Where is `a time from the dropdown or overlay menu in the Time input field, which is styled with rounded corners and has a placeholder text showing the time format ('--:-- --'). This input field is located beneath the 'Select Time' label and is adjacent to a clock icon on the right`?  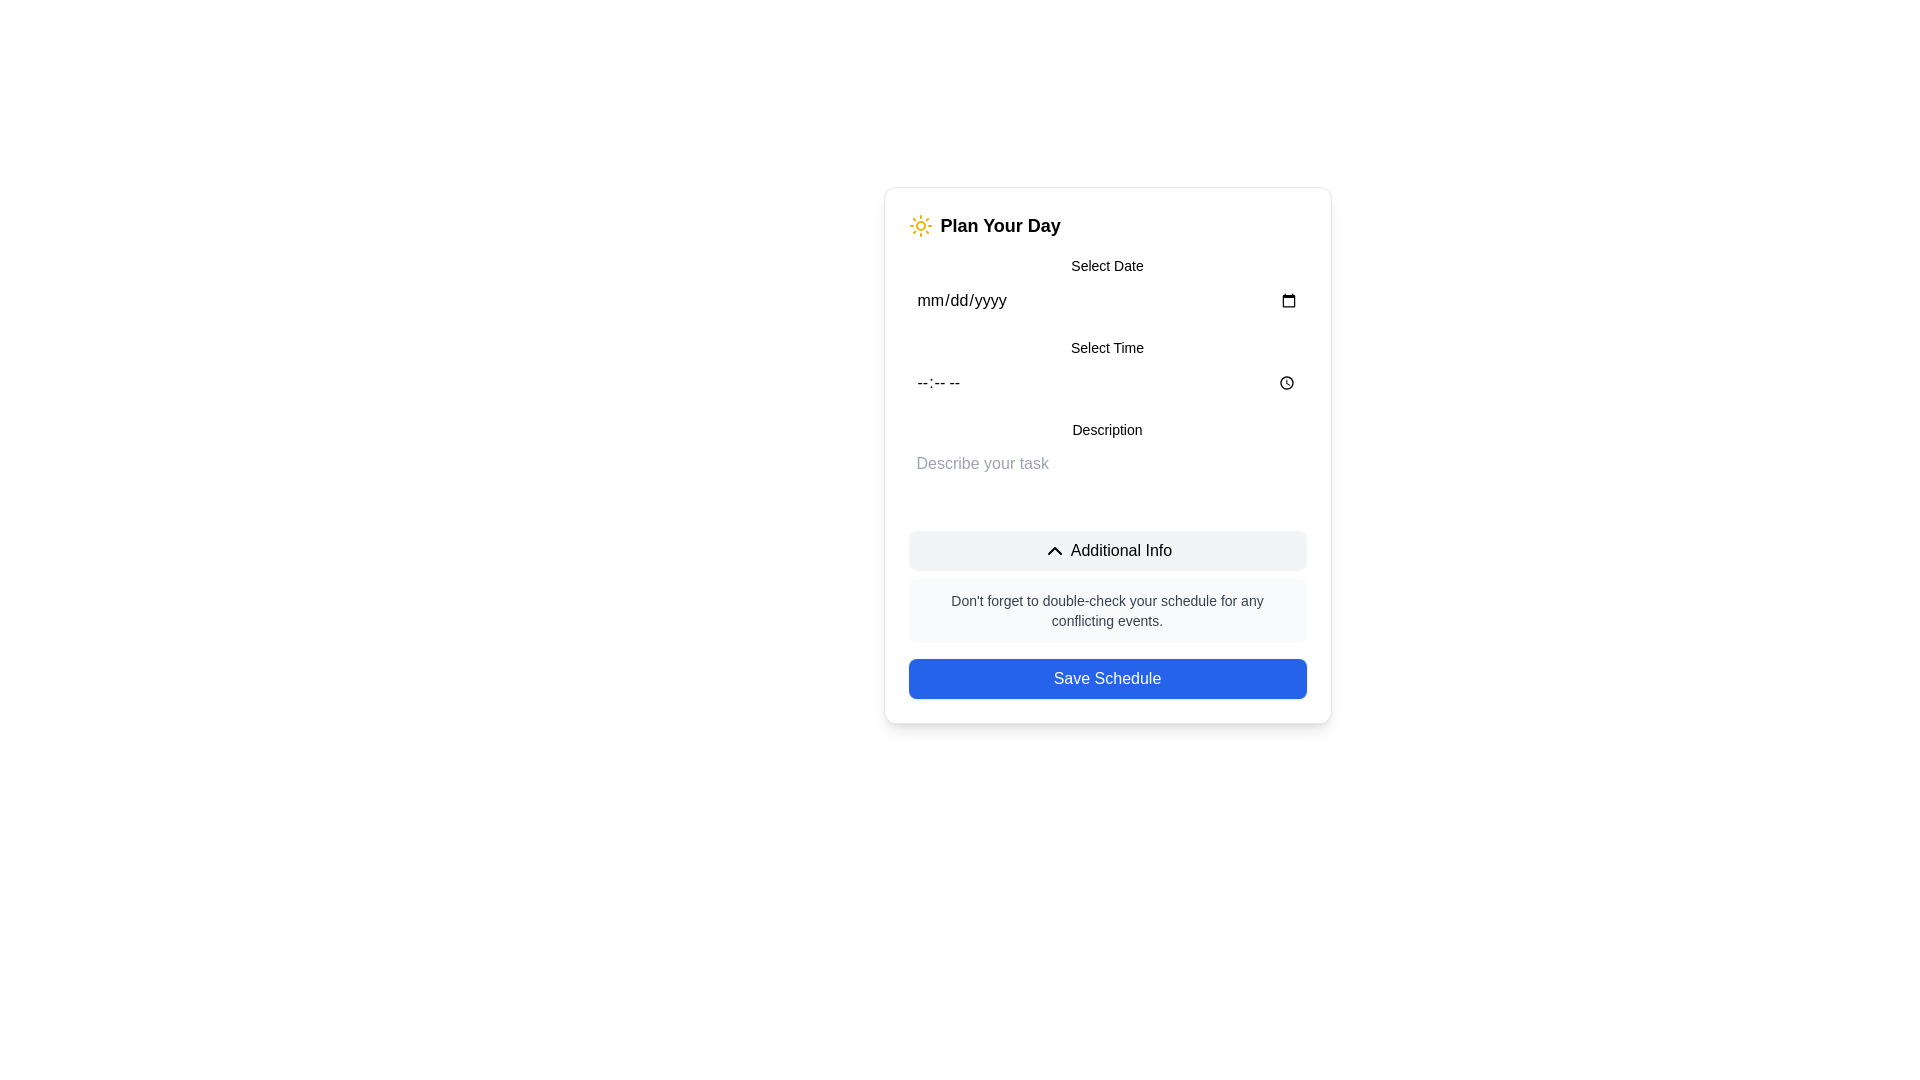
a time from the dropdown or overlay menu in the Time input field, which is styled with rounded corners and has a placeholder text showing the time format ('--:-- --'). This input field is located beneath the 'Select Time' label and is adjacent to a clock icon on the right is located at coordinates (1106, 382).